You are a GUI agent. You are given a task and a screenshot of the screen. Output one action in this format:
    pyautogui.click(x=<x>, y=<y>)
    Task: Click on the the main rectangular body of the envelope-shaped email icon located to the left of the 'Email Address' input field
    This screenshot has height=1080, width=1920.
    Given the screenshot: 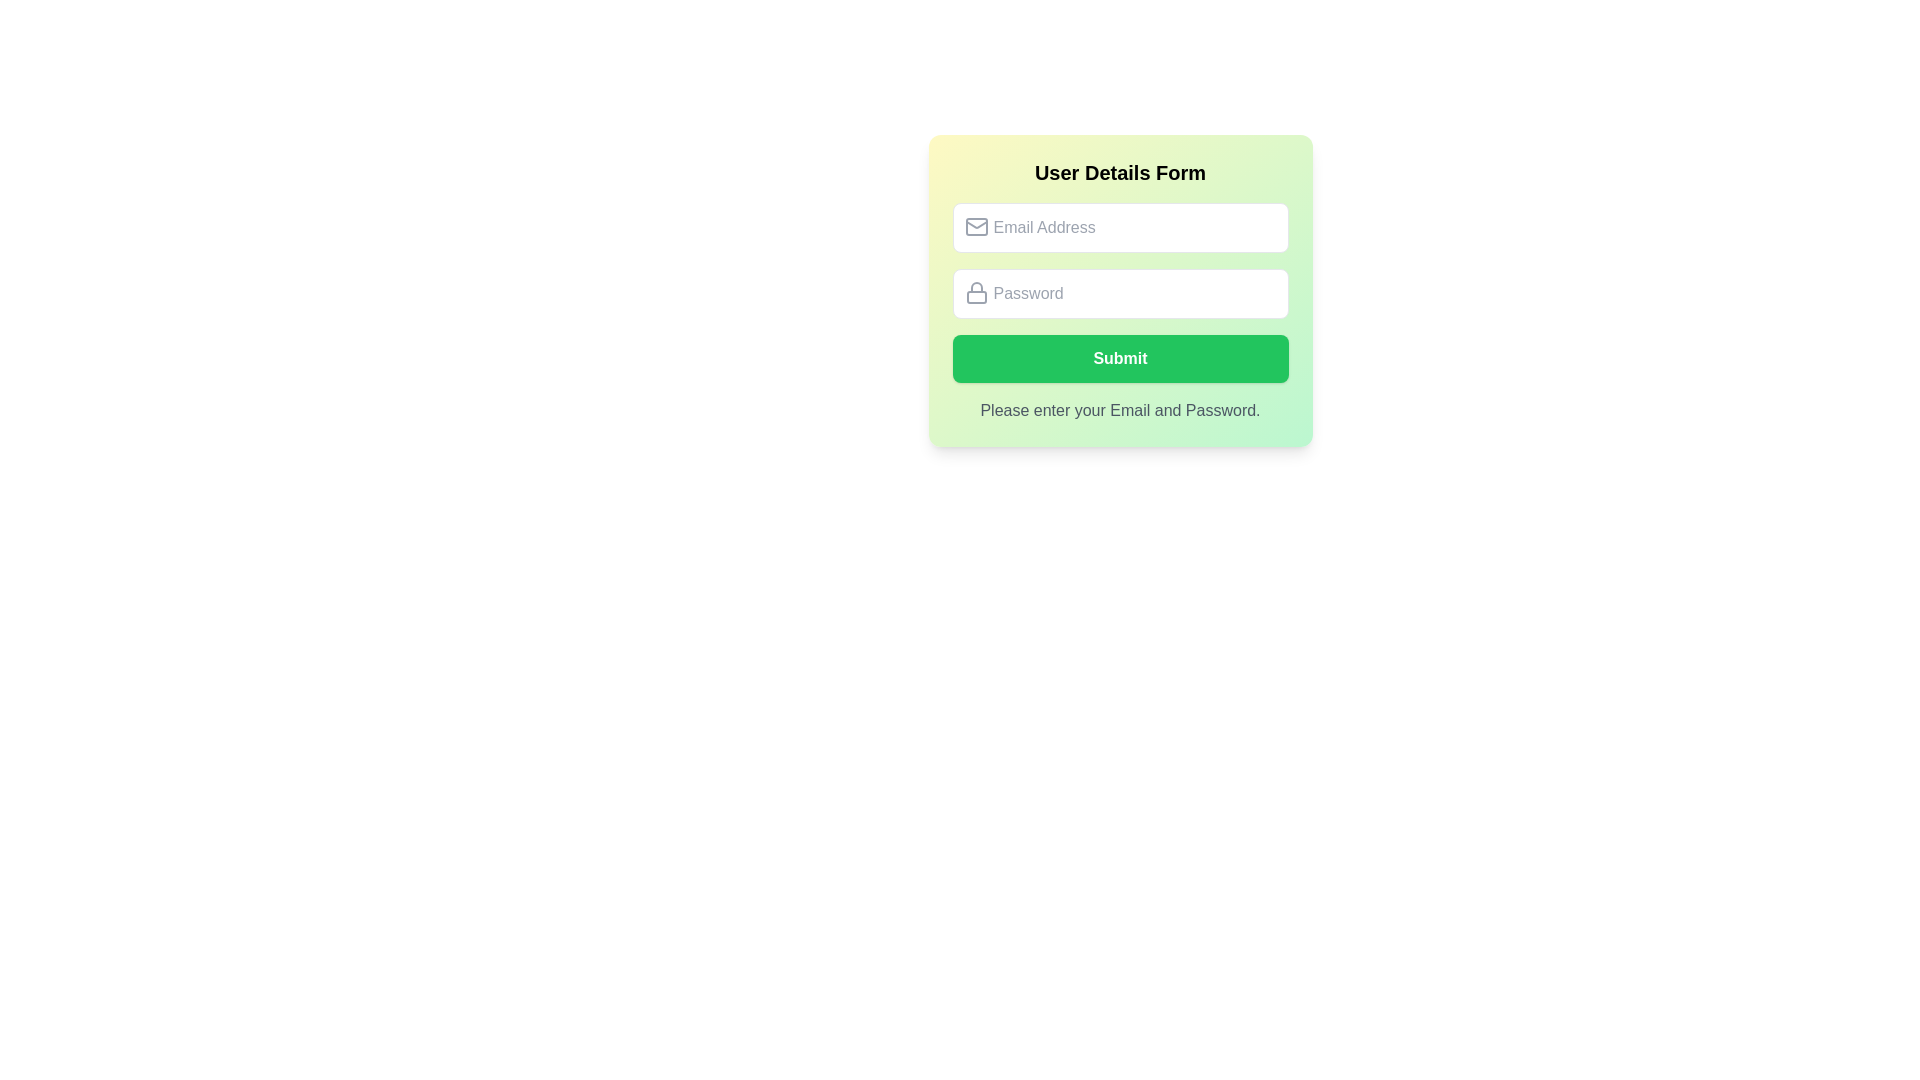 What is the action you would take?
    pyautogui.click(x=976, y=226)
    